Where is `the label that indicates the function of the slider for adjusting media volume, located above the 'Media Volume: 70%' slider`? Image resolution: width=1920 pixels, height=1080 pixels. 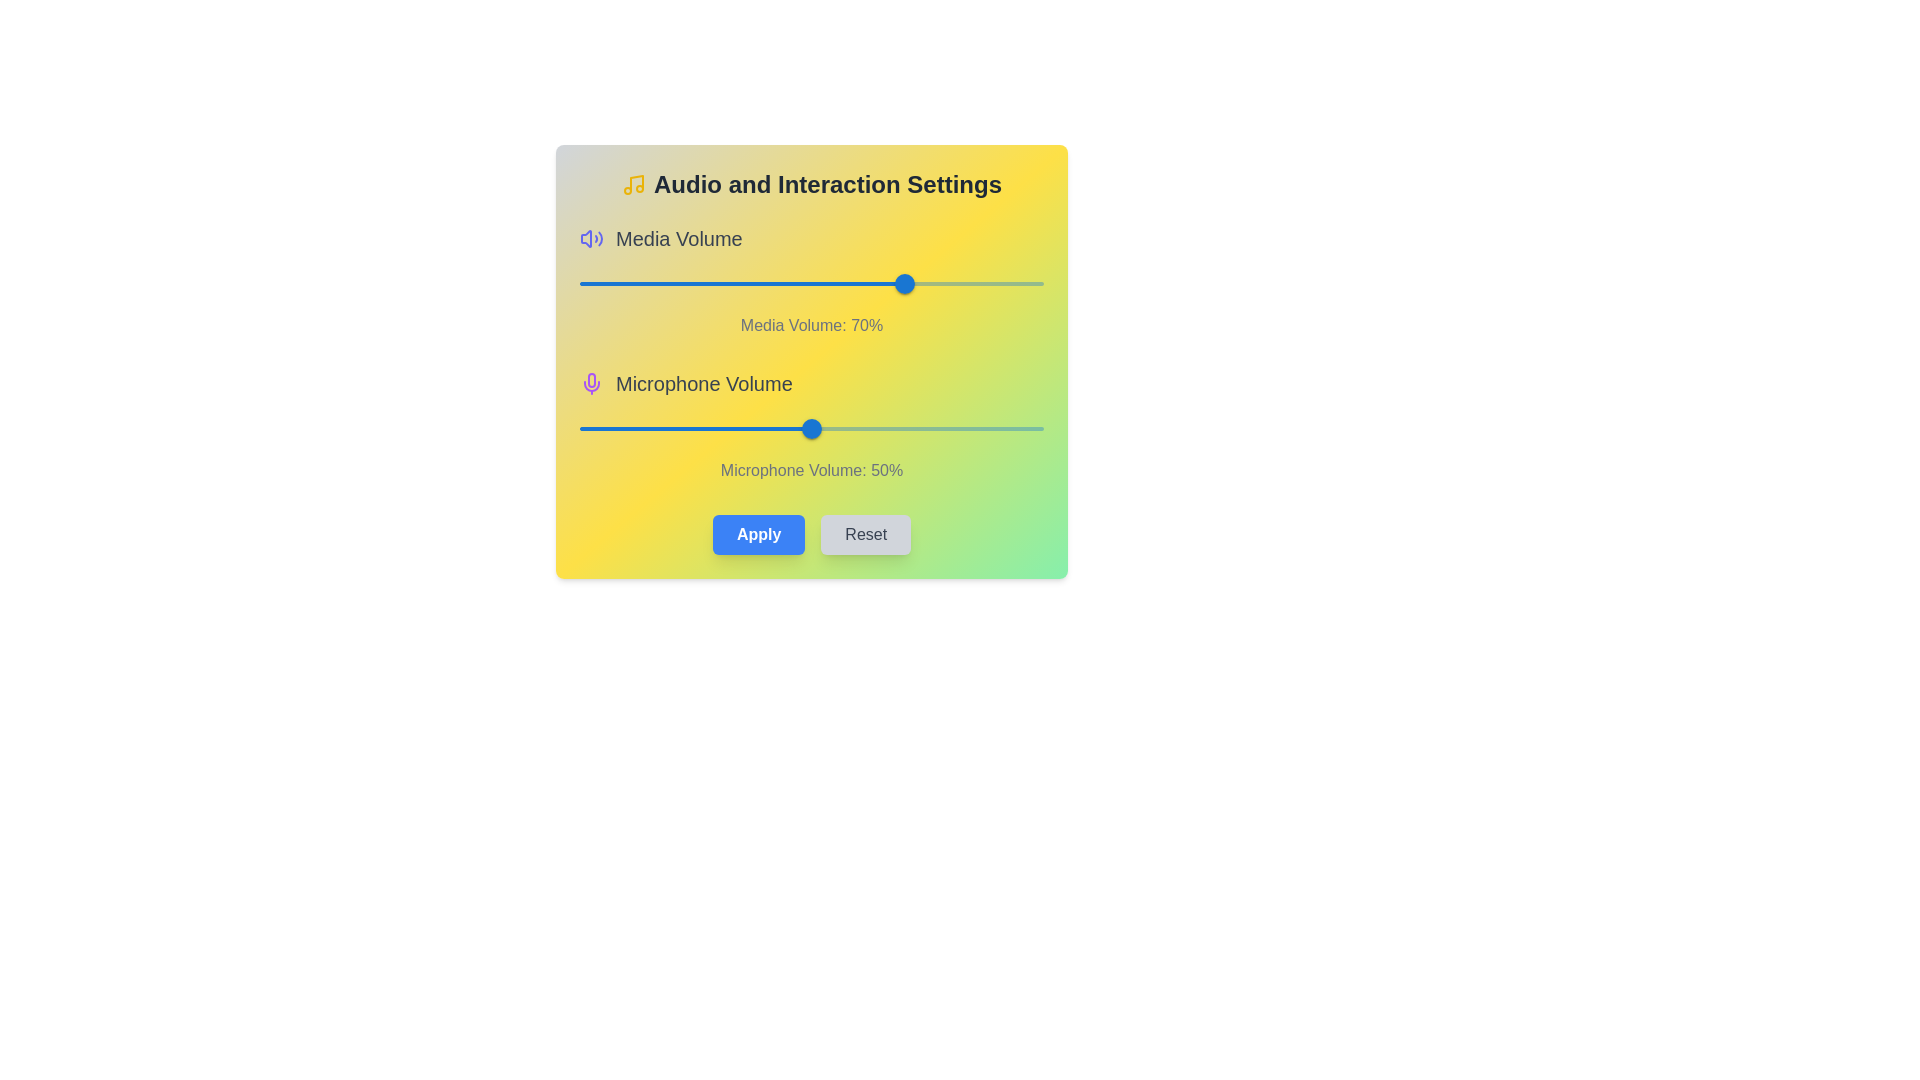
the label that indicates the function of the slider for adjusting media volume, located above the 'Media Volume: 70%' slider is located at coordinates (811, 238).